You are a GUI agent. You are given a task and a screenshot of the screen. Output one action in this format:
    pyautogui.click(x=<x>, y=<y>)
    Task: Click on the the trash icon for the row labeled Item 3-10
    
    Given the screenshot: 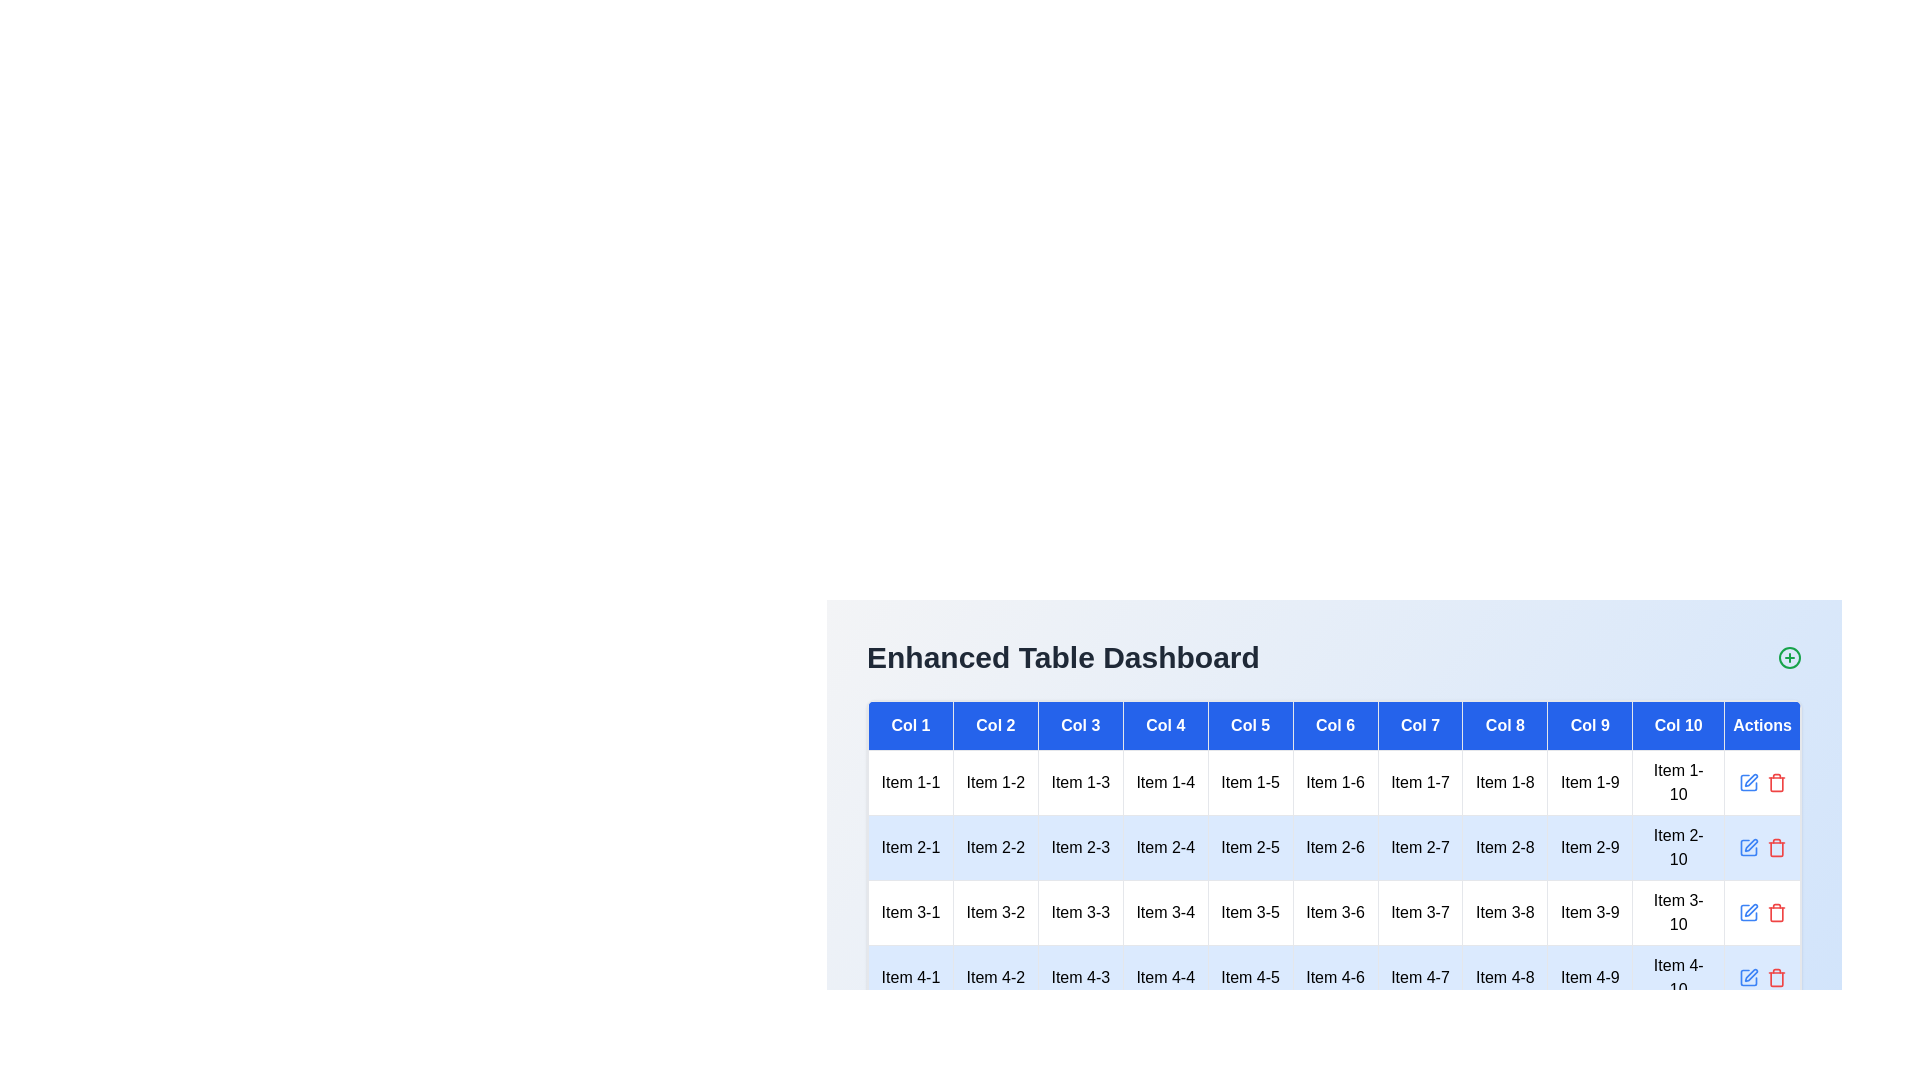 What is the action you would take?
    pyautogui.click(x=1776, y=913)
    